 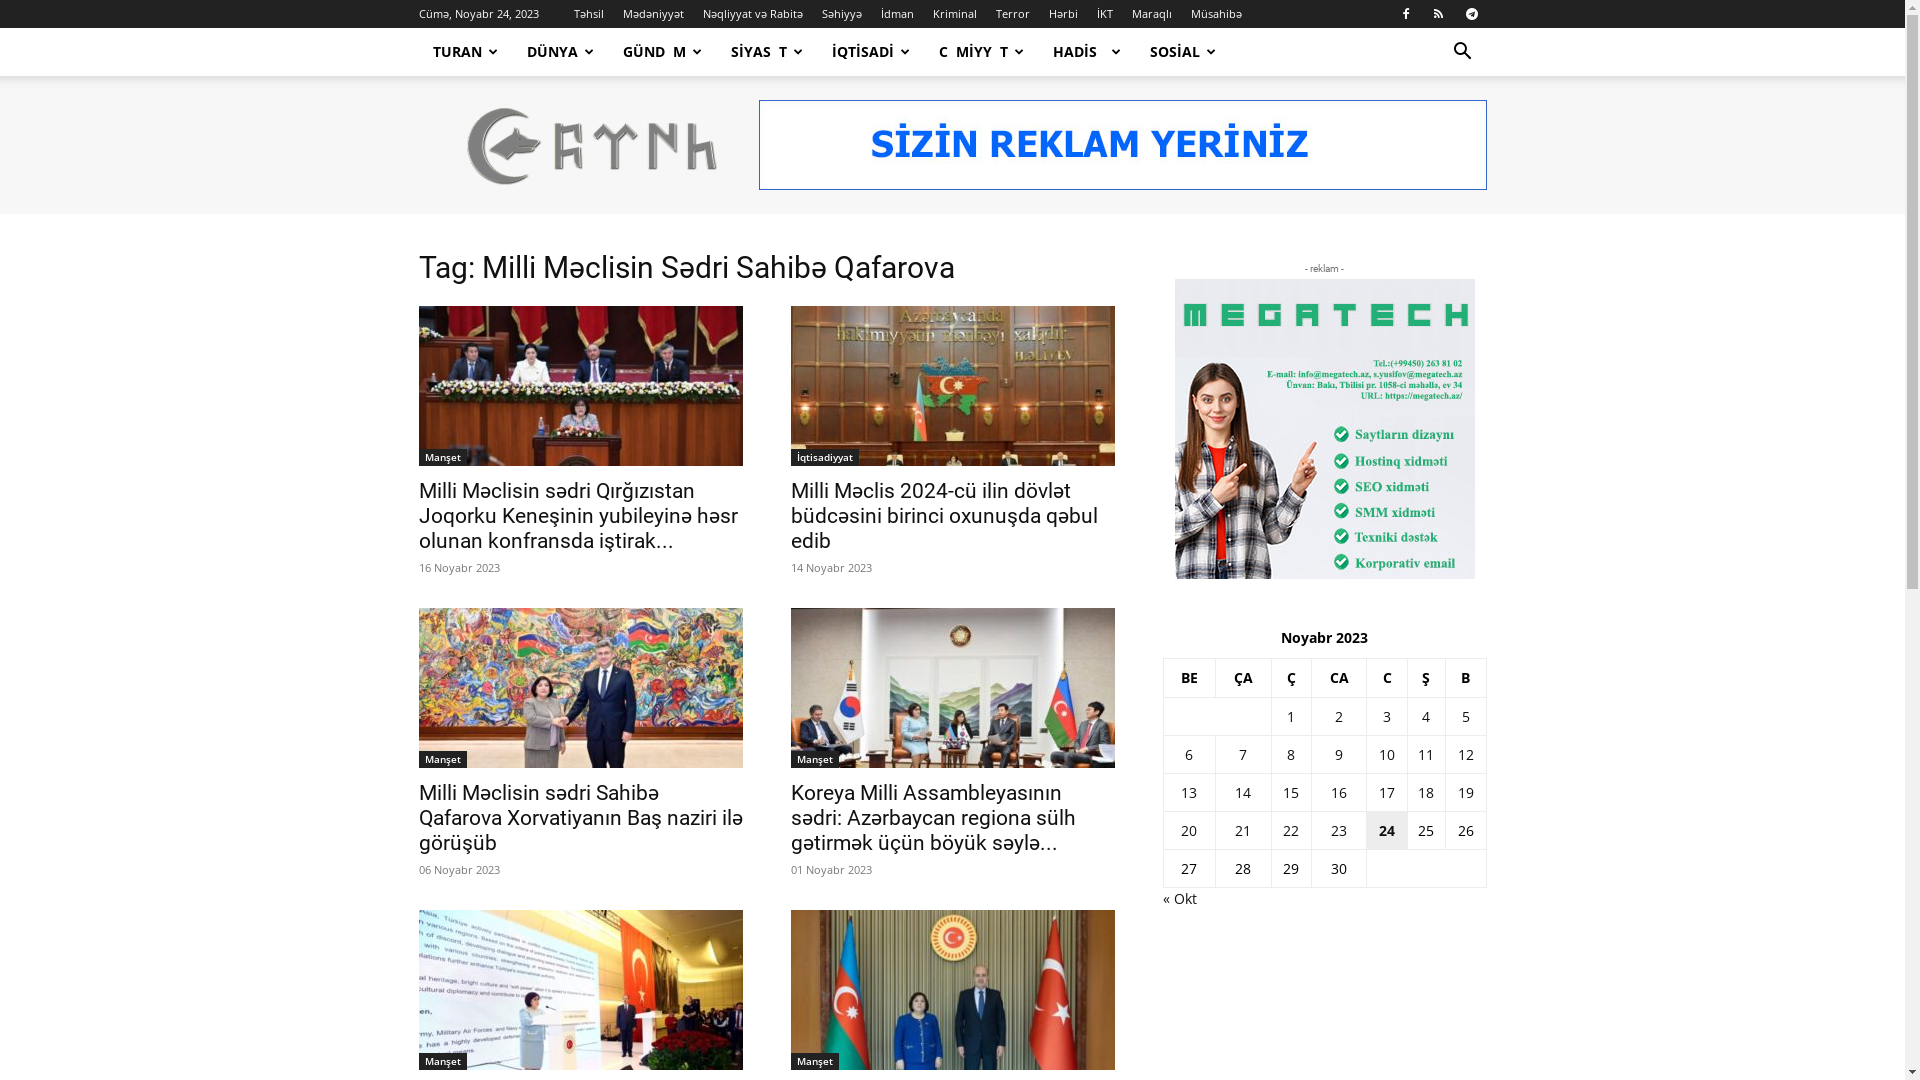 What do you see at coordinates (1180, 830) in the screenshot?
I see `'20'` at bounding box center [1180, 830].